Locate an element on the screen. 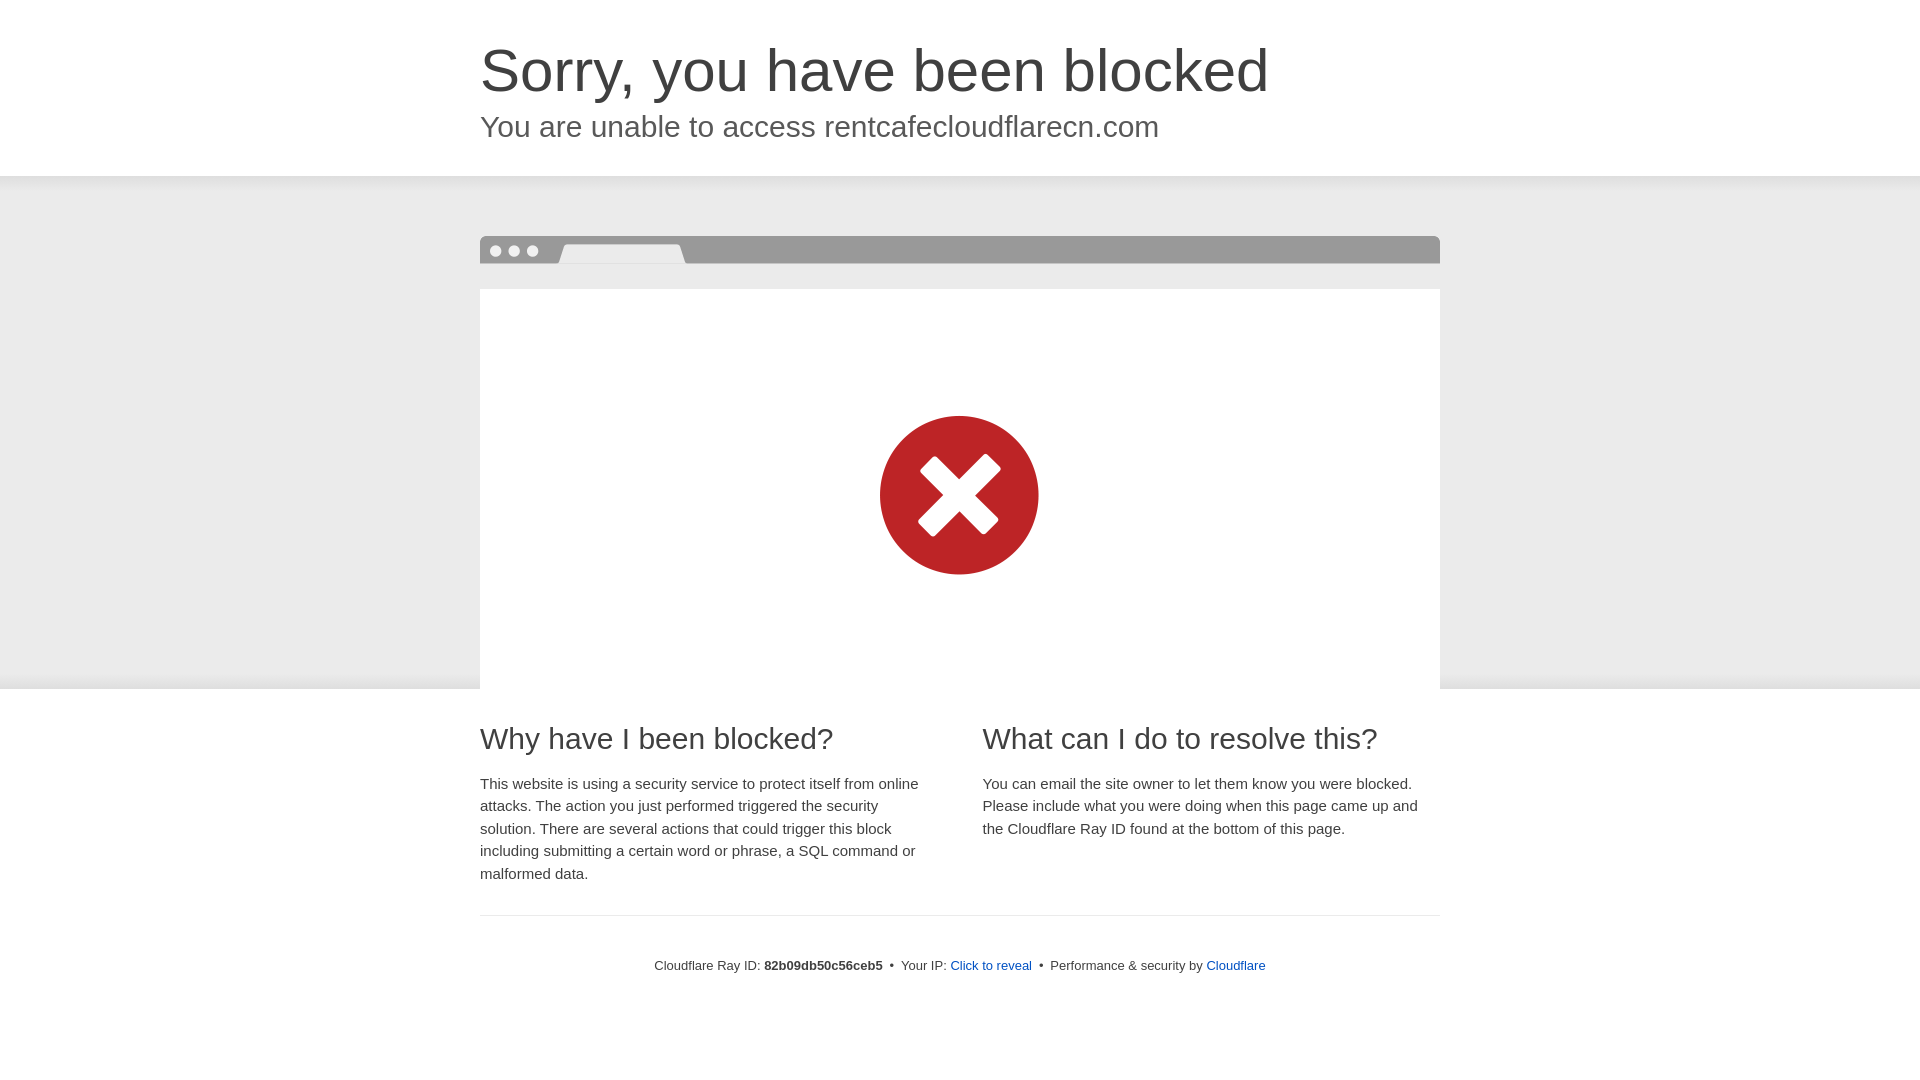 The width and height of the screenshot is (1920, 1080). 'Click to reveal' is located at coordinates (949, 964).